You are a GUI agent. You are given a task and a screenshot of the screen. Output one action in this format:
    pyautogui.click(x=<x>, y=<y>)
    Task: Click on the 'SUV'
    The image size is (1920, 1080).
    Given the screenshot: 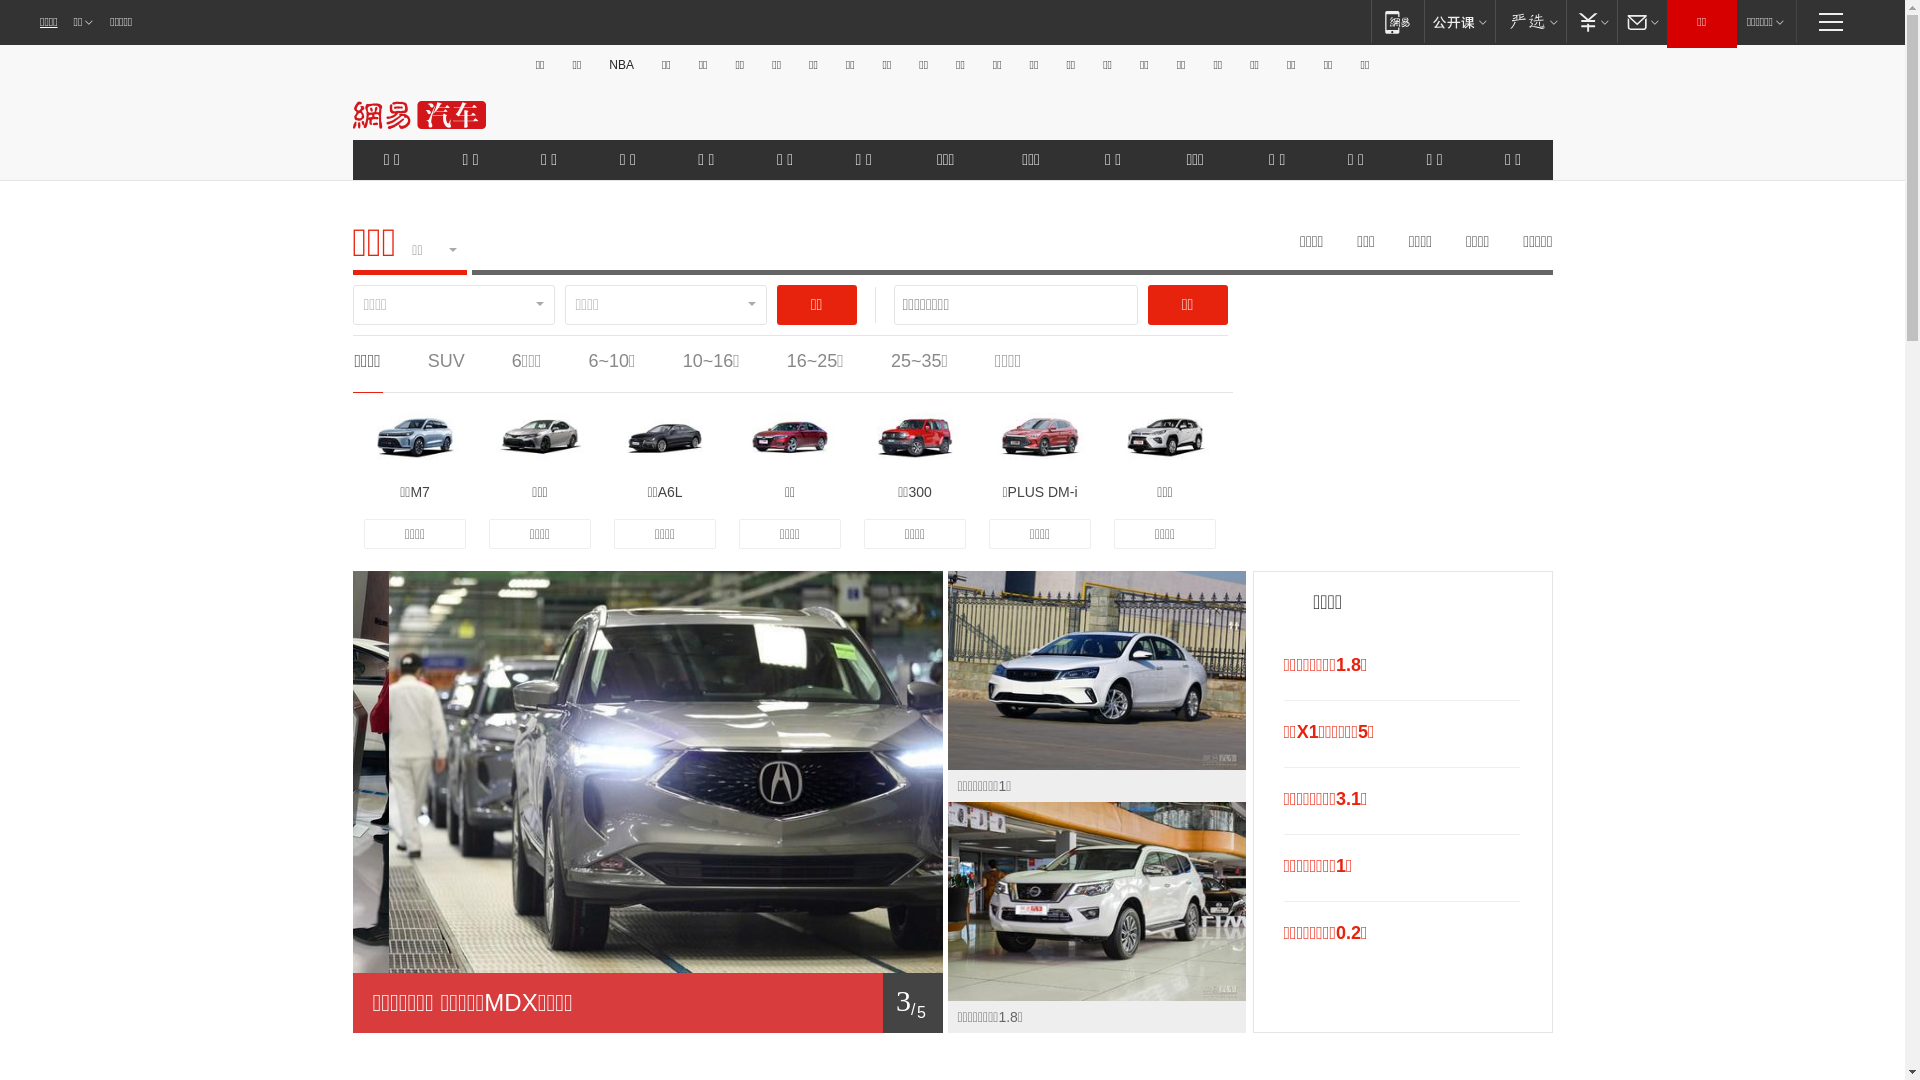 What is the action you would take?
    pyautogui.click(x=445, y=361)
    